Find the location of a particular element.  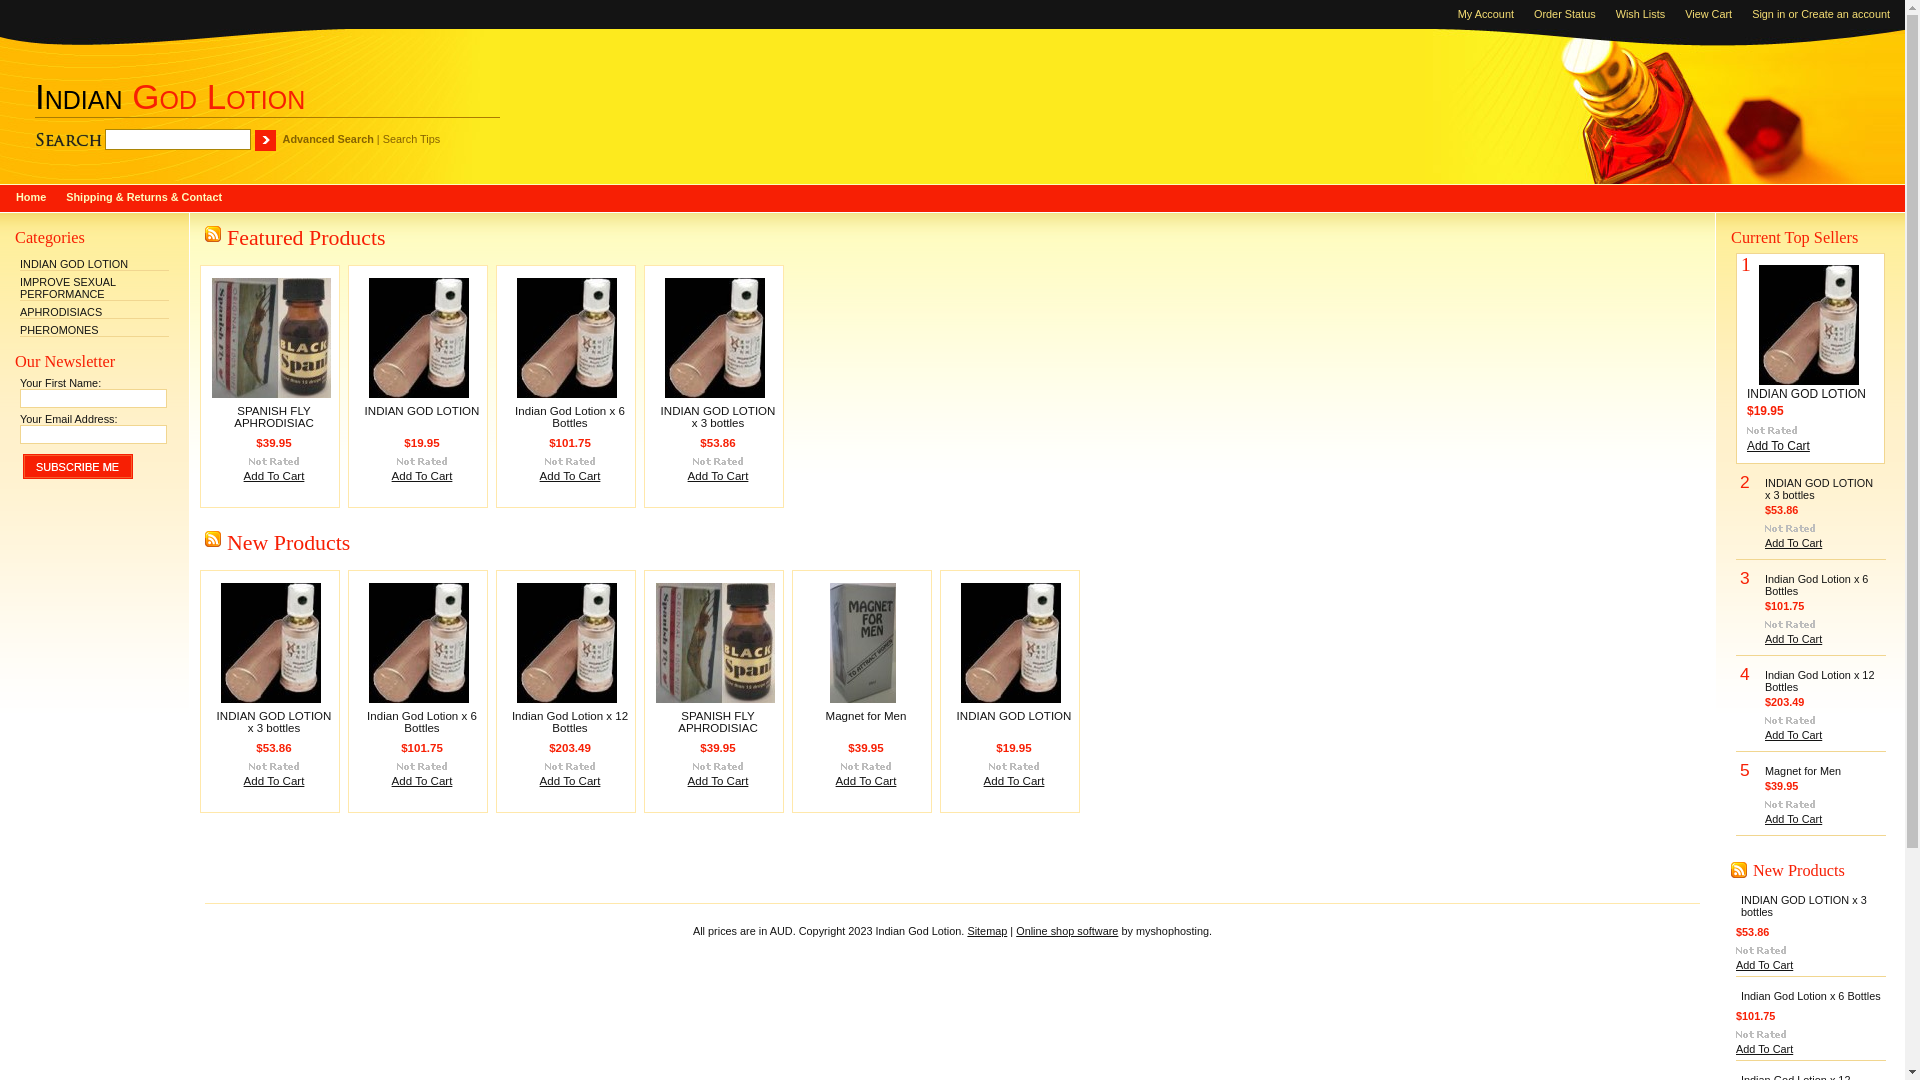

'My Account' is located at coordinates (1437, 14).